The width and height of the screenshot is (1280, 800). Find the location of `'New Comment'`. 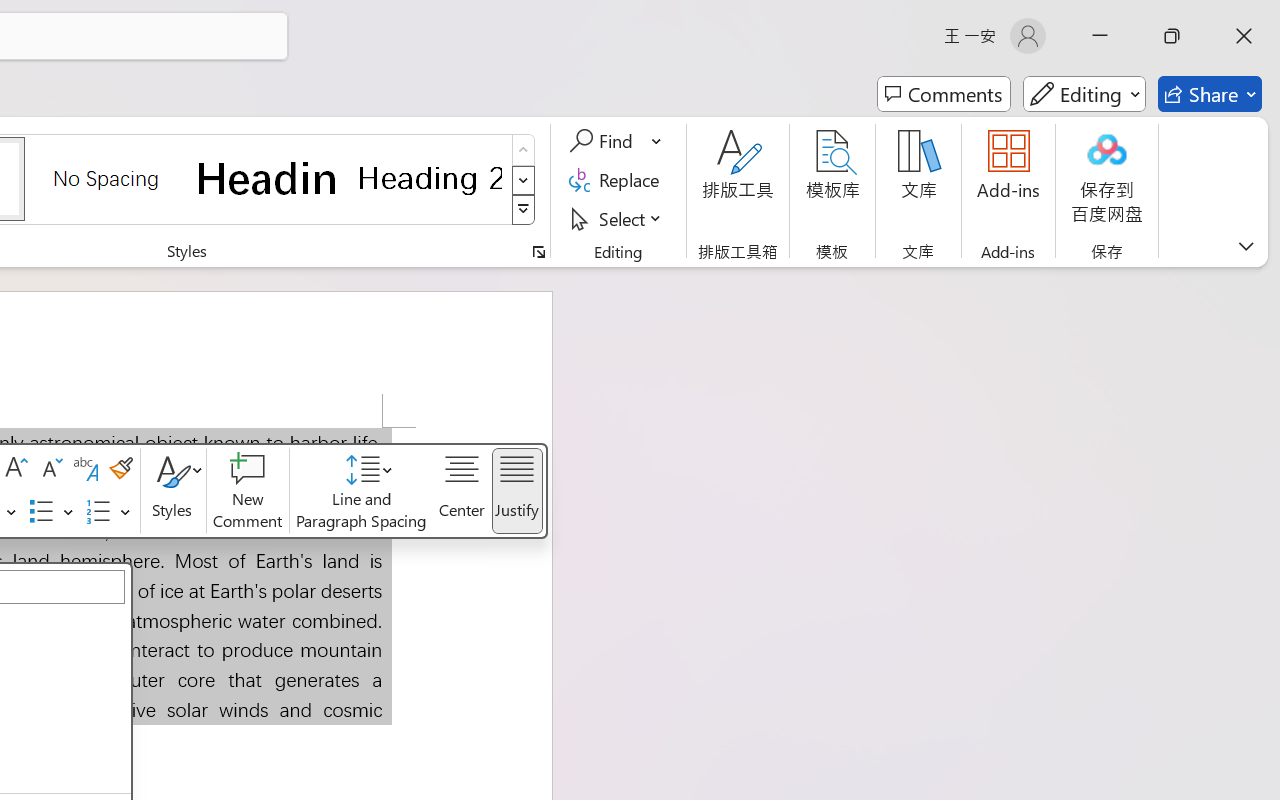

'New Comment' is located at coordinates (246, 491).